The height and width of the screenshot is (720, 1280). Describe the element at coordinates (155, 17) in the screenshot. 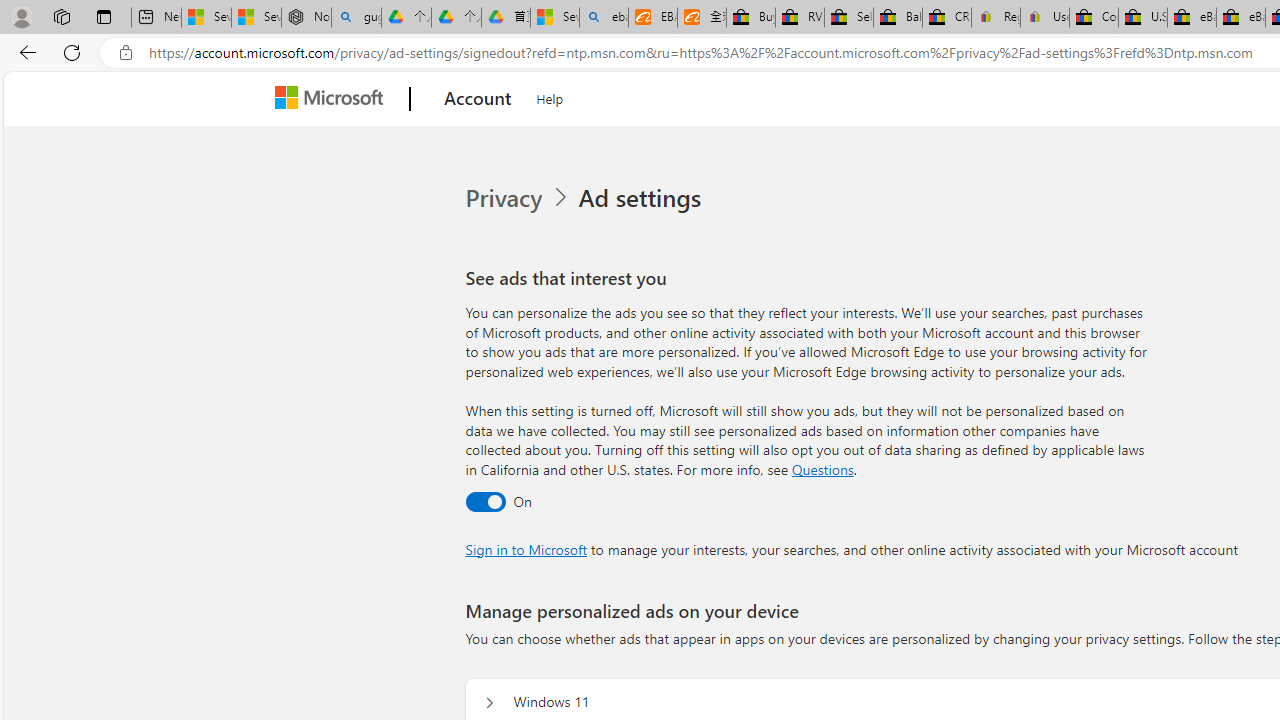

I see `'New tab'` at that location.